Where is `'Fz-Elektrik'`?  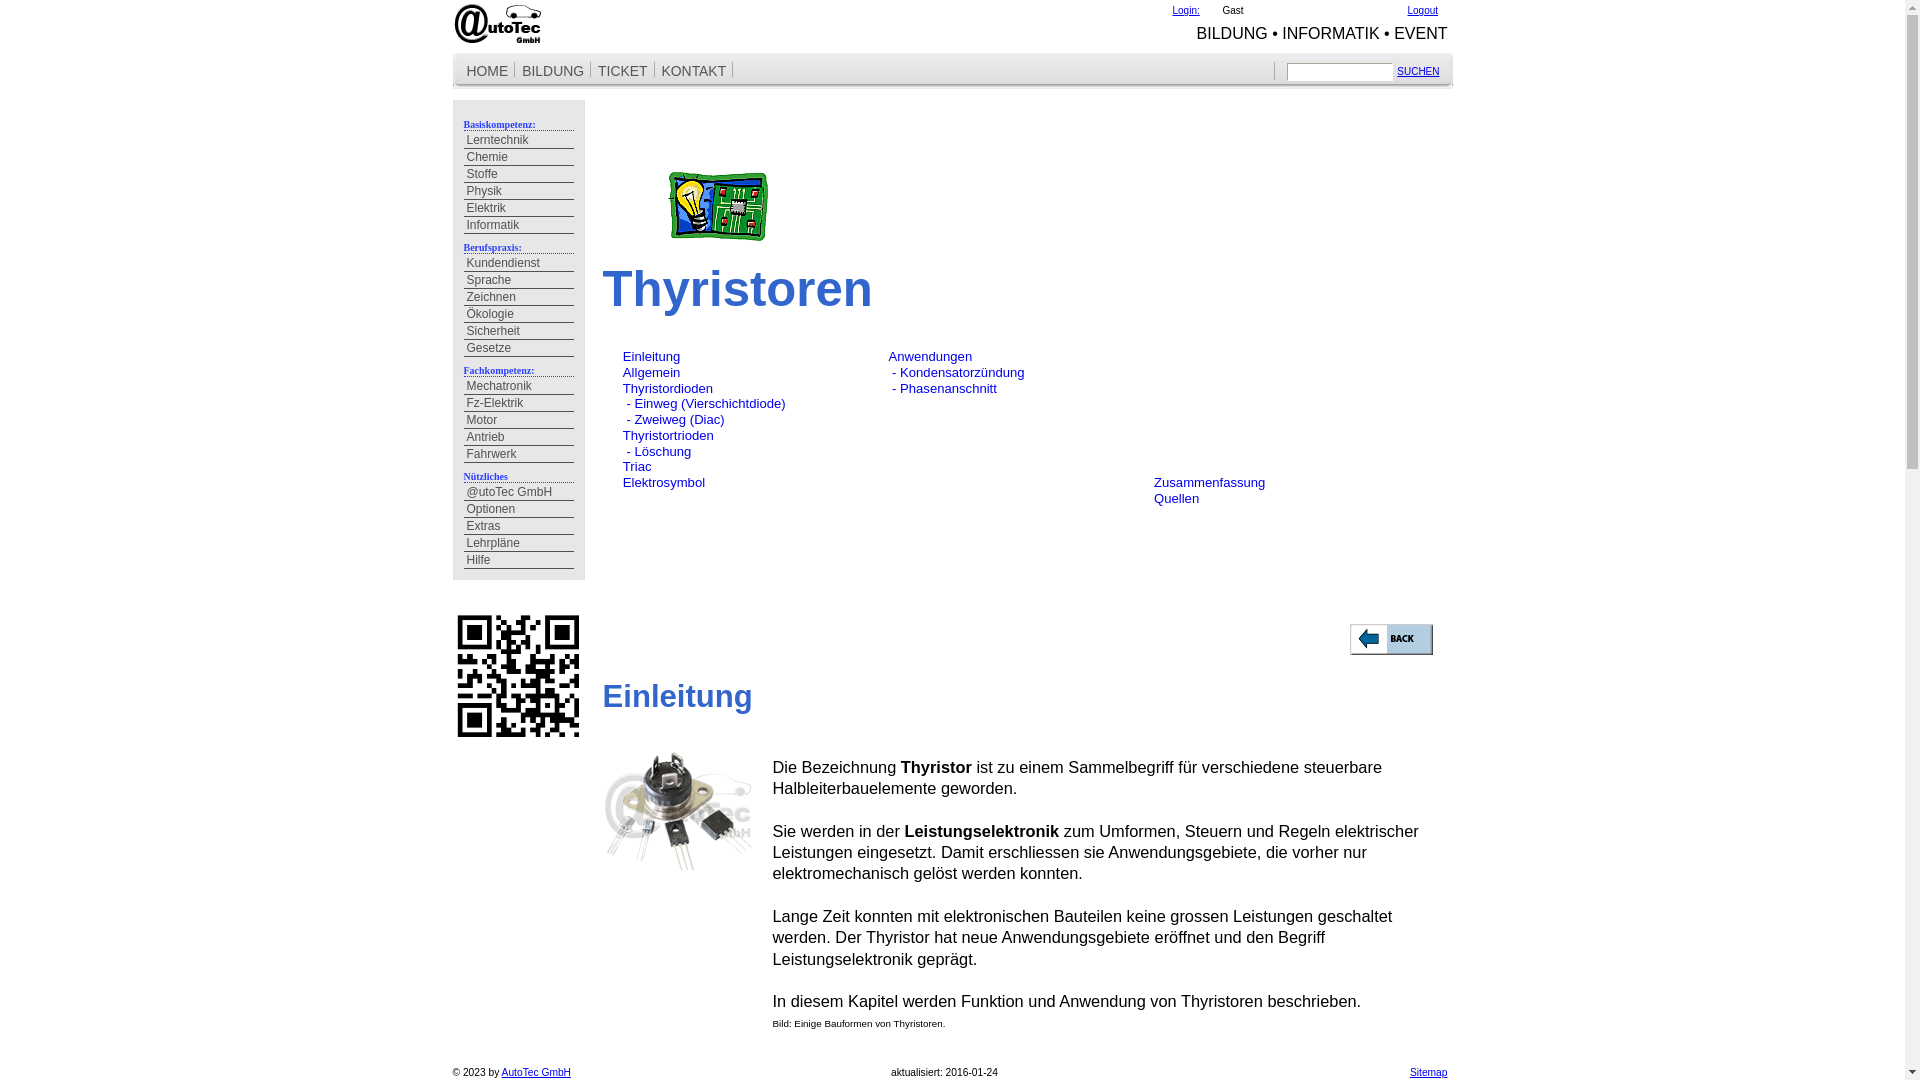
'Fz-Elektrik' is located at coordinates (518, 403).